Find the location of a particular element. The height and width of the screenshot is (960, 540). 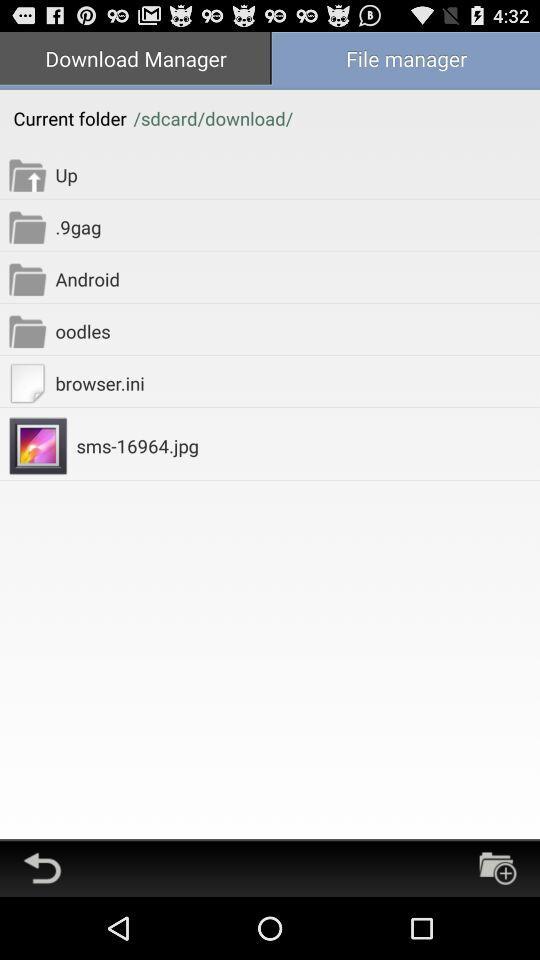

the item at the top right corner is located at coordinates (405, 59).